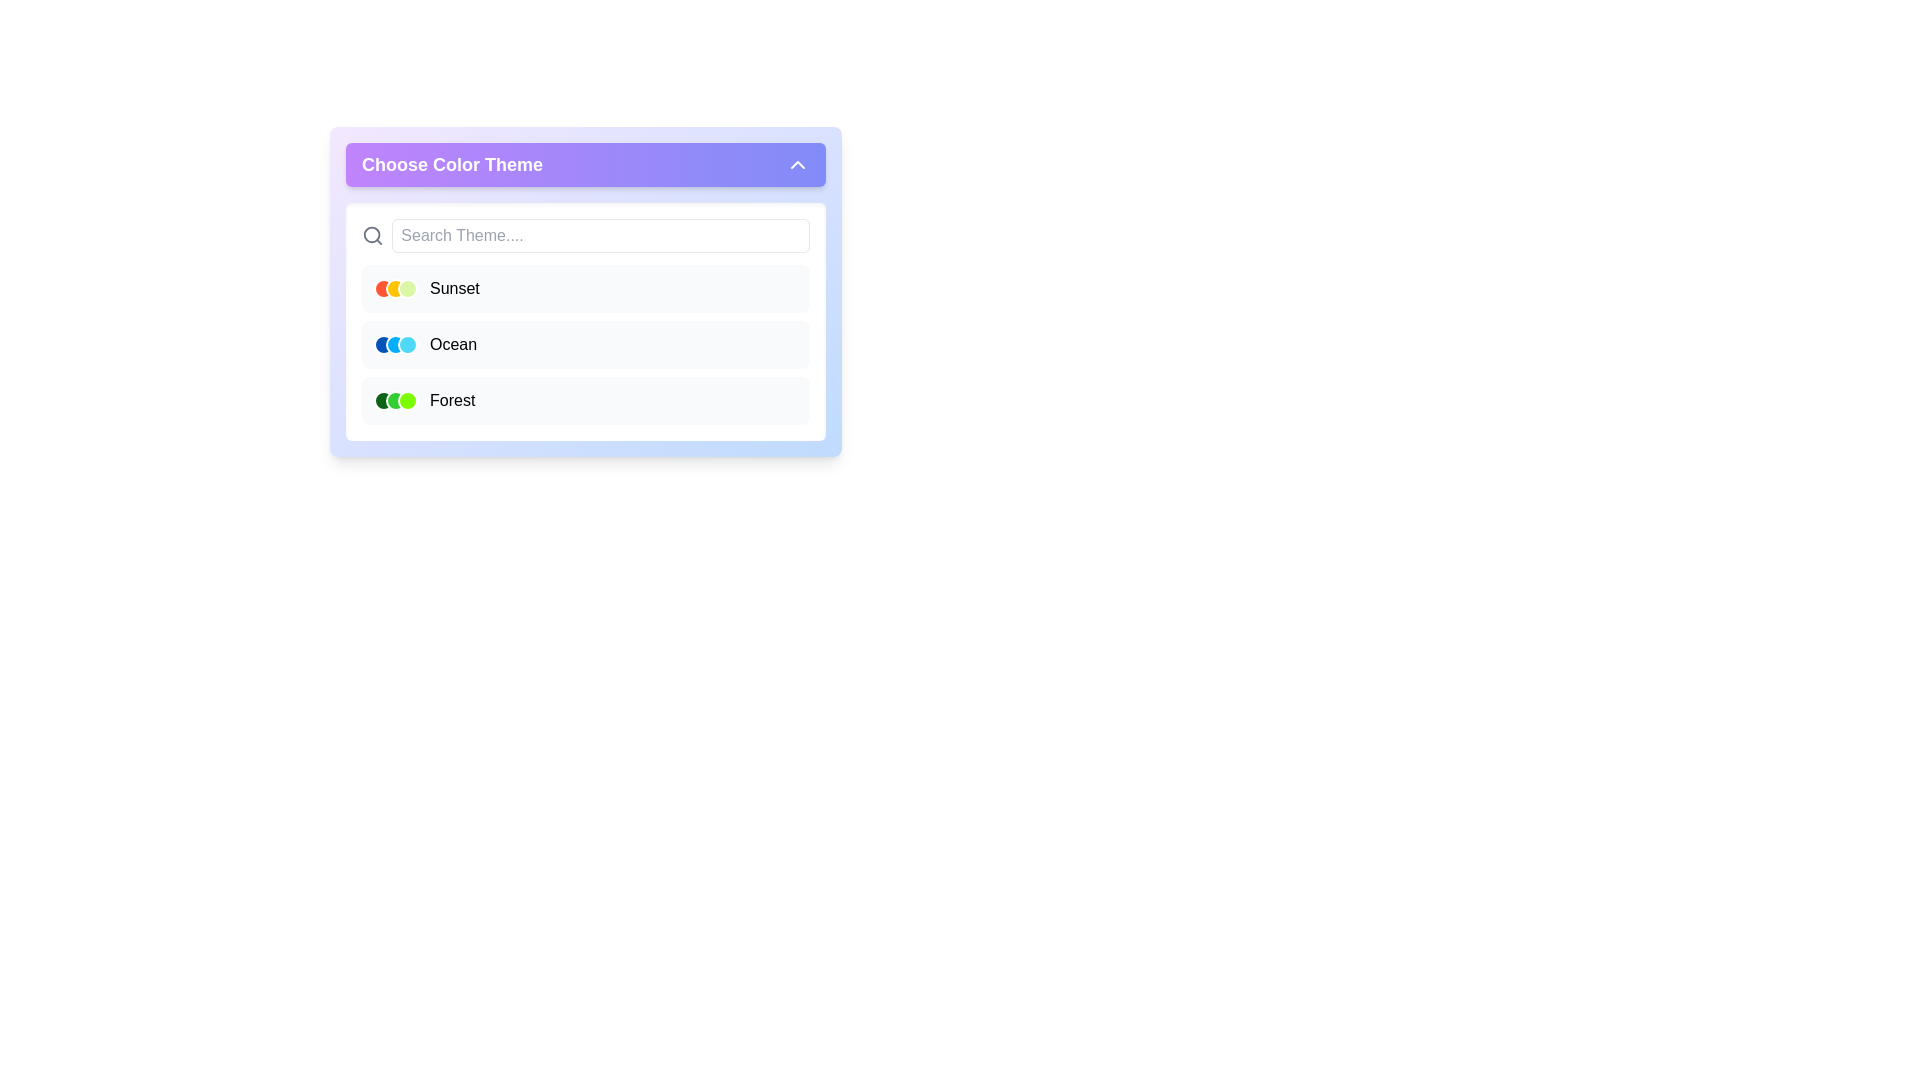  I want to click on the 'Forest' theme text label, which serves as a descriptive text for the selectable color theme option in the 'Choose Color Theme' pop-up interface, so click(451, 401).